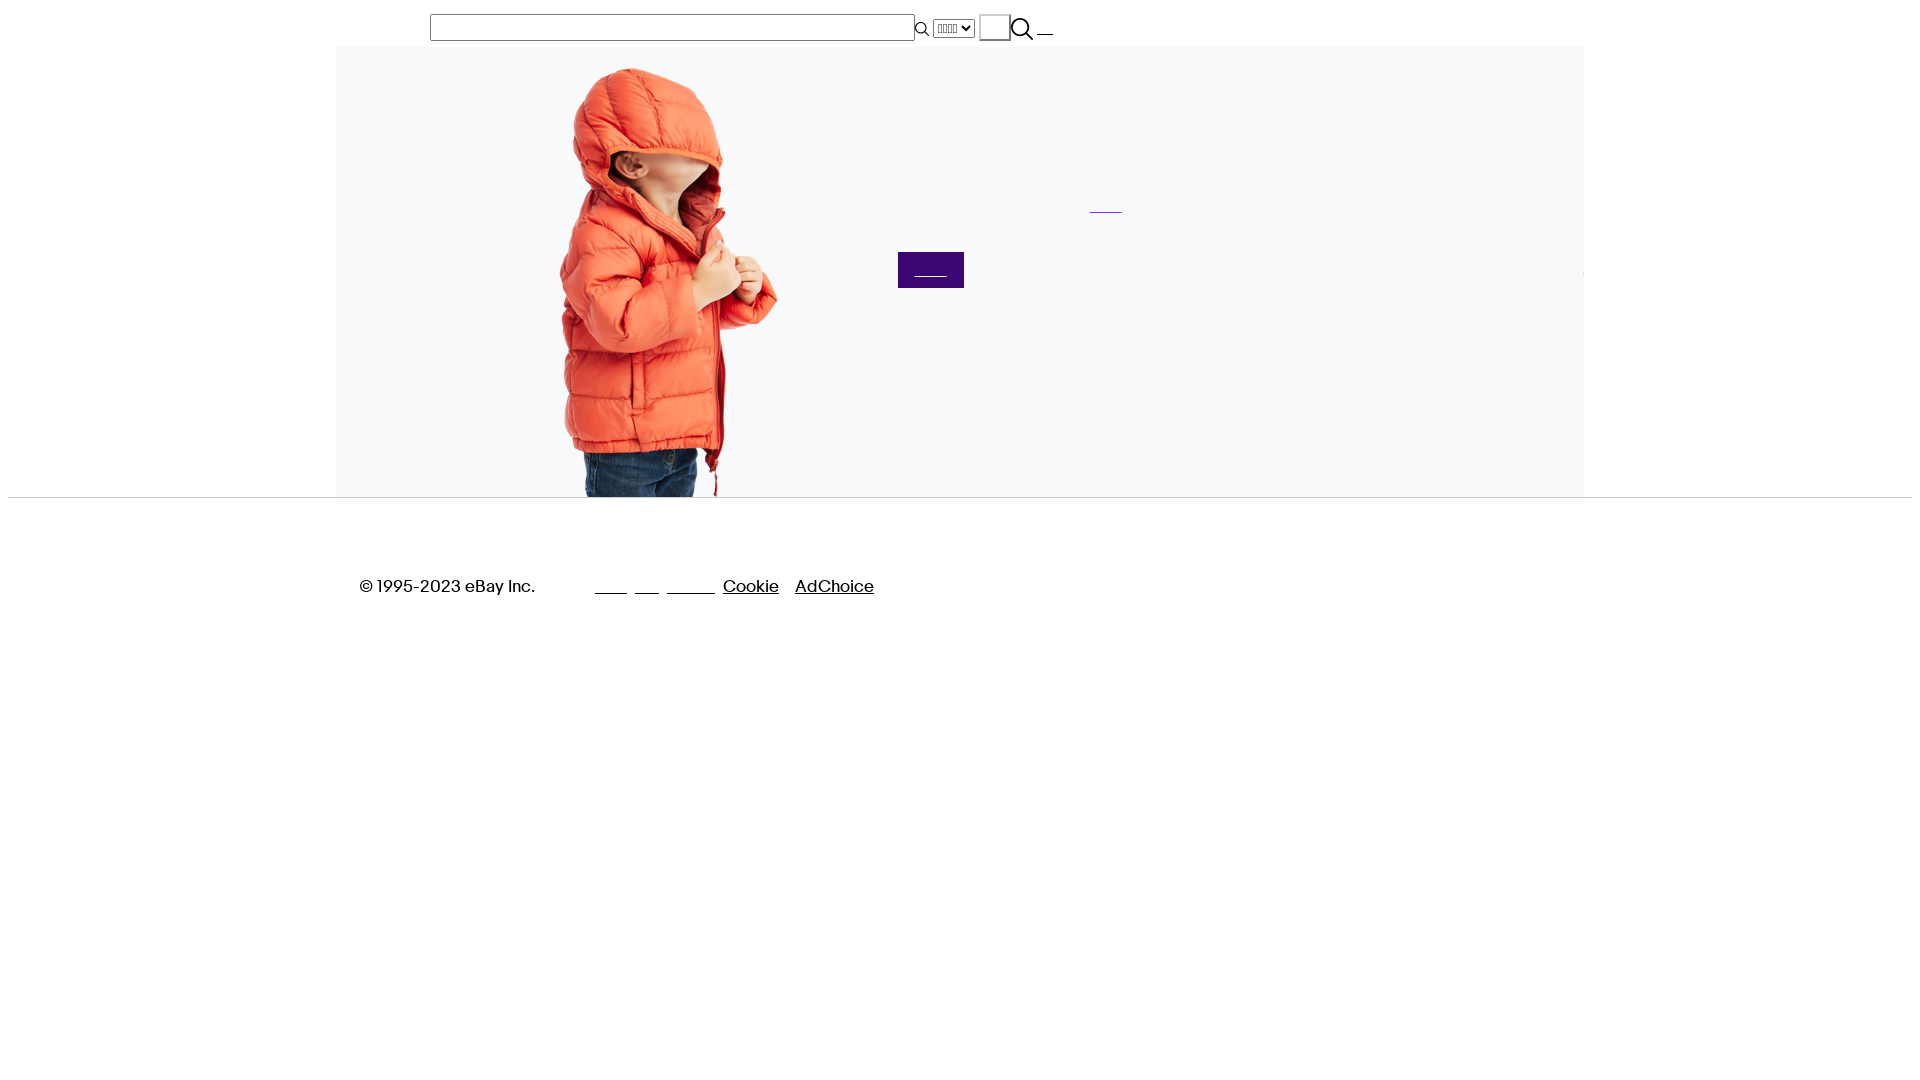 The height and width of the screenshot is (1080, 1920). What do you see at coordinates (722, 585) in the screenshot?
I see `'Cookie'` at bounding box center [722, 585].